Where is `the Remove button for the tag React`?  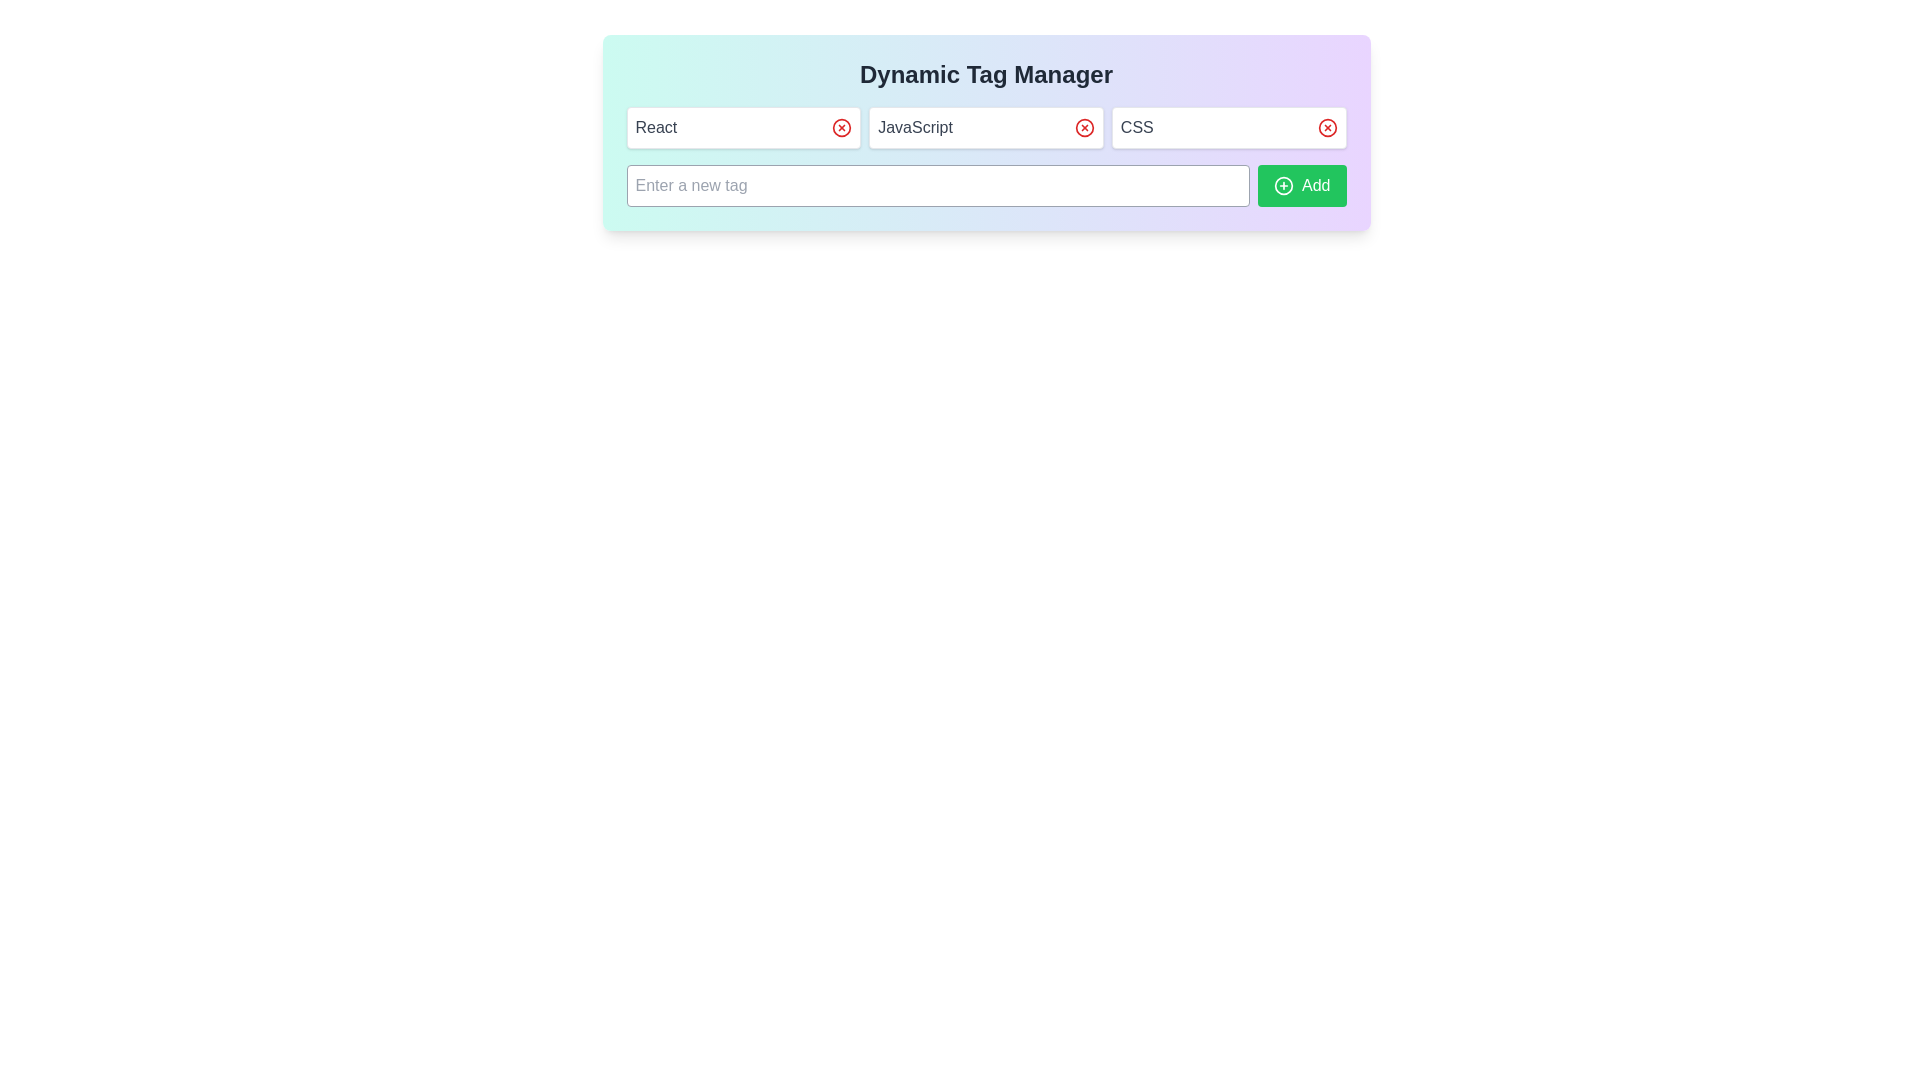 the Remove button for the tag React is located at coordinates (842, 127).